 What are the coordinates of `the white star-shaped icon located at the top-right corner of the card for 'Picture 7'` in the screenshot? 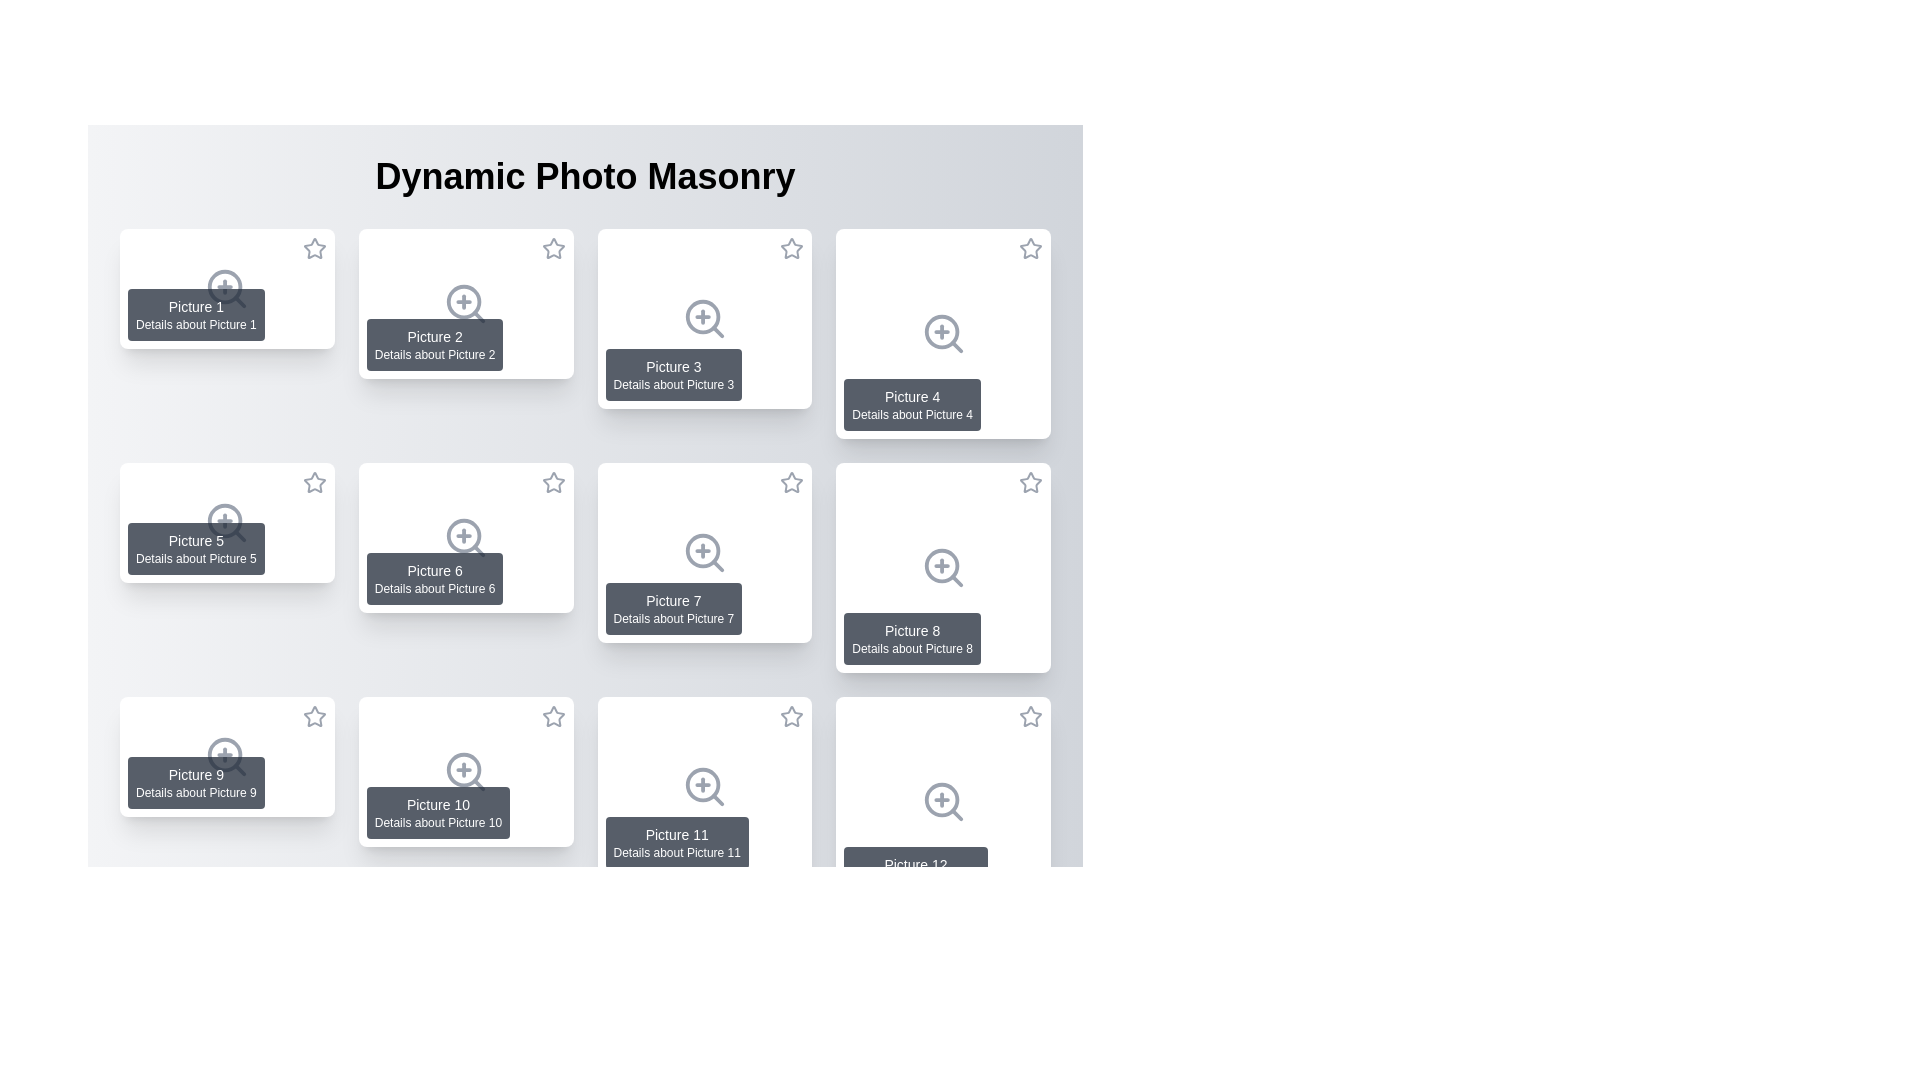 It's located at (791, 486).